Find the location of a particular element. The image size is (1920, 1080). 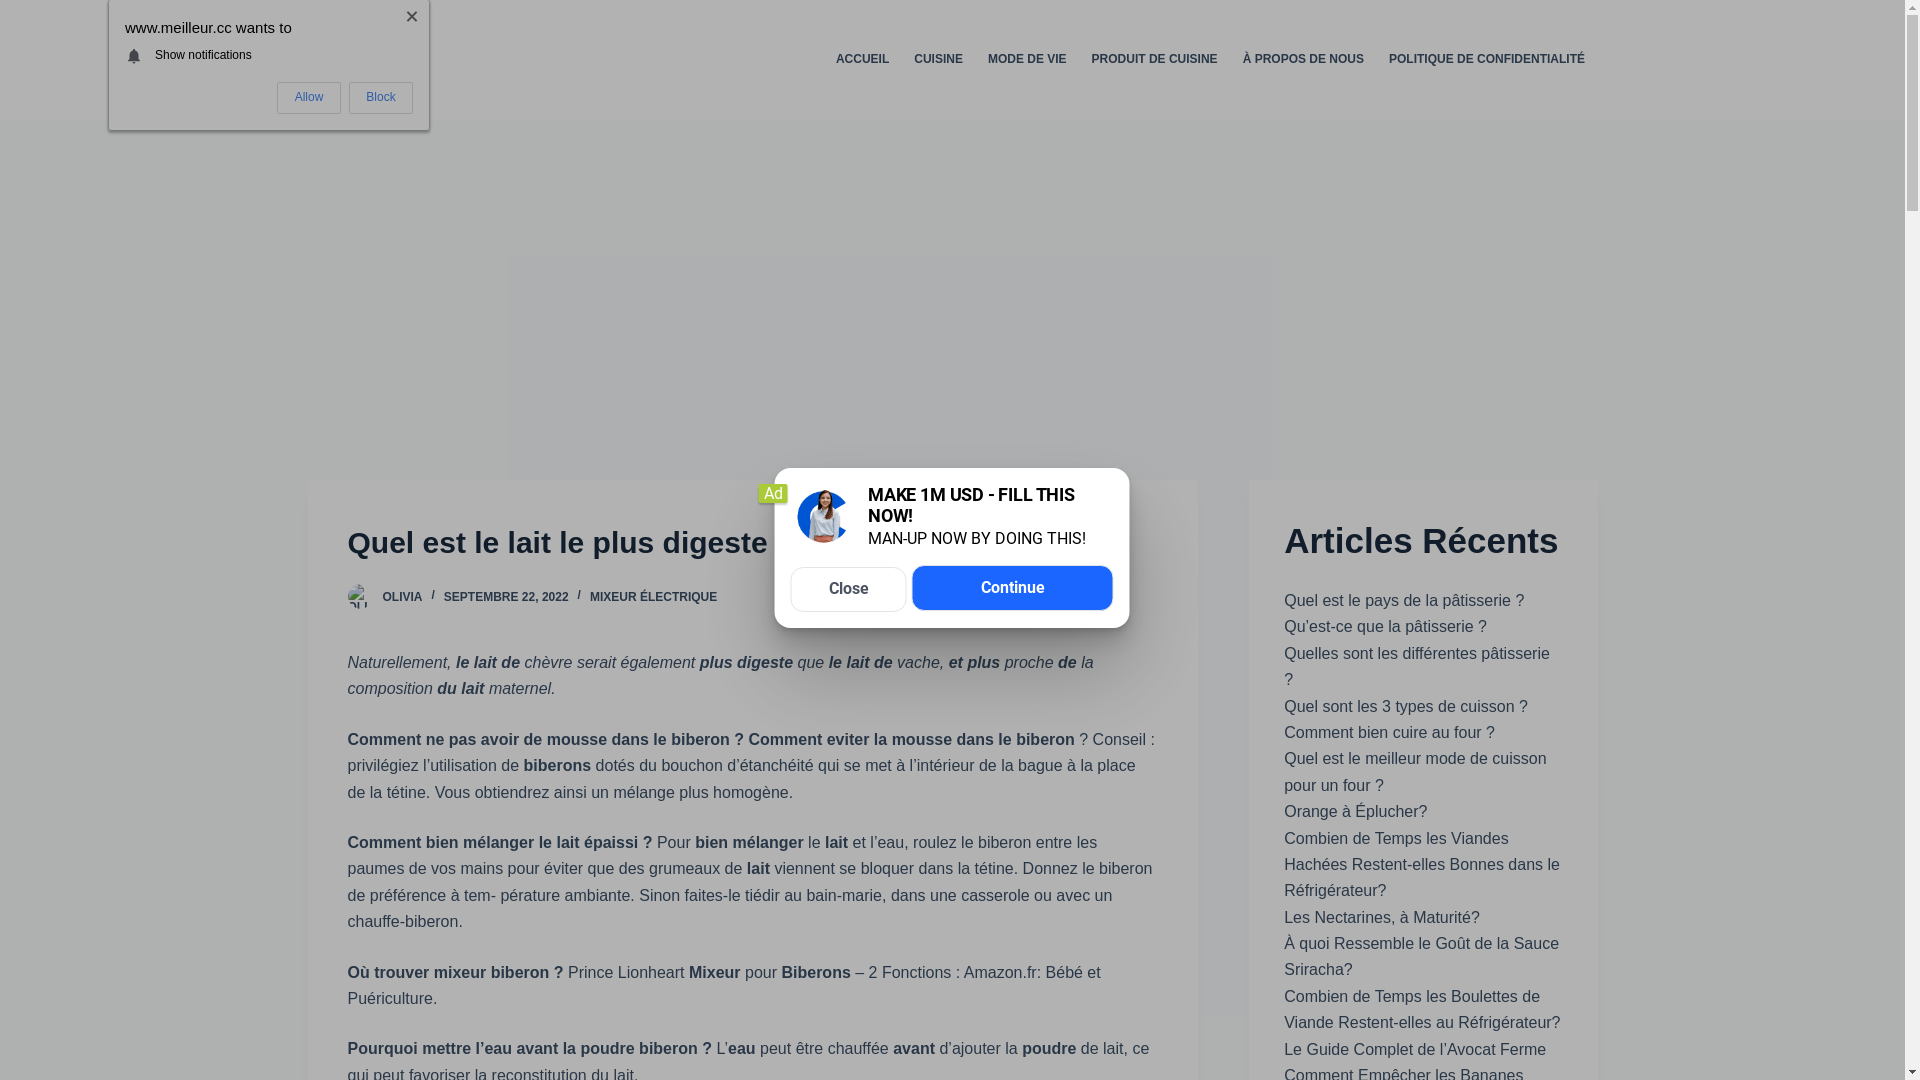

'Comment bien cuire au four ?' is located at coordinates (1283, 732).